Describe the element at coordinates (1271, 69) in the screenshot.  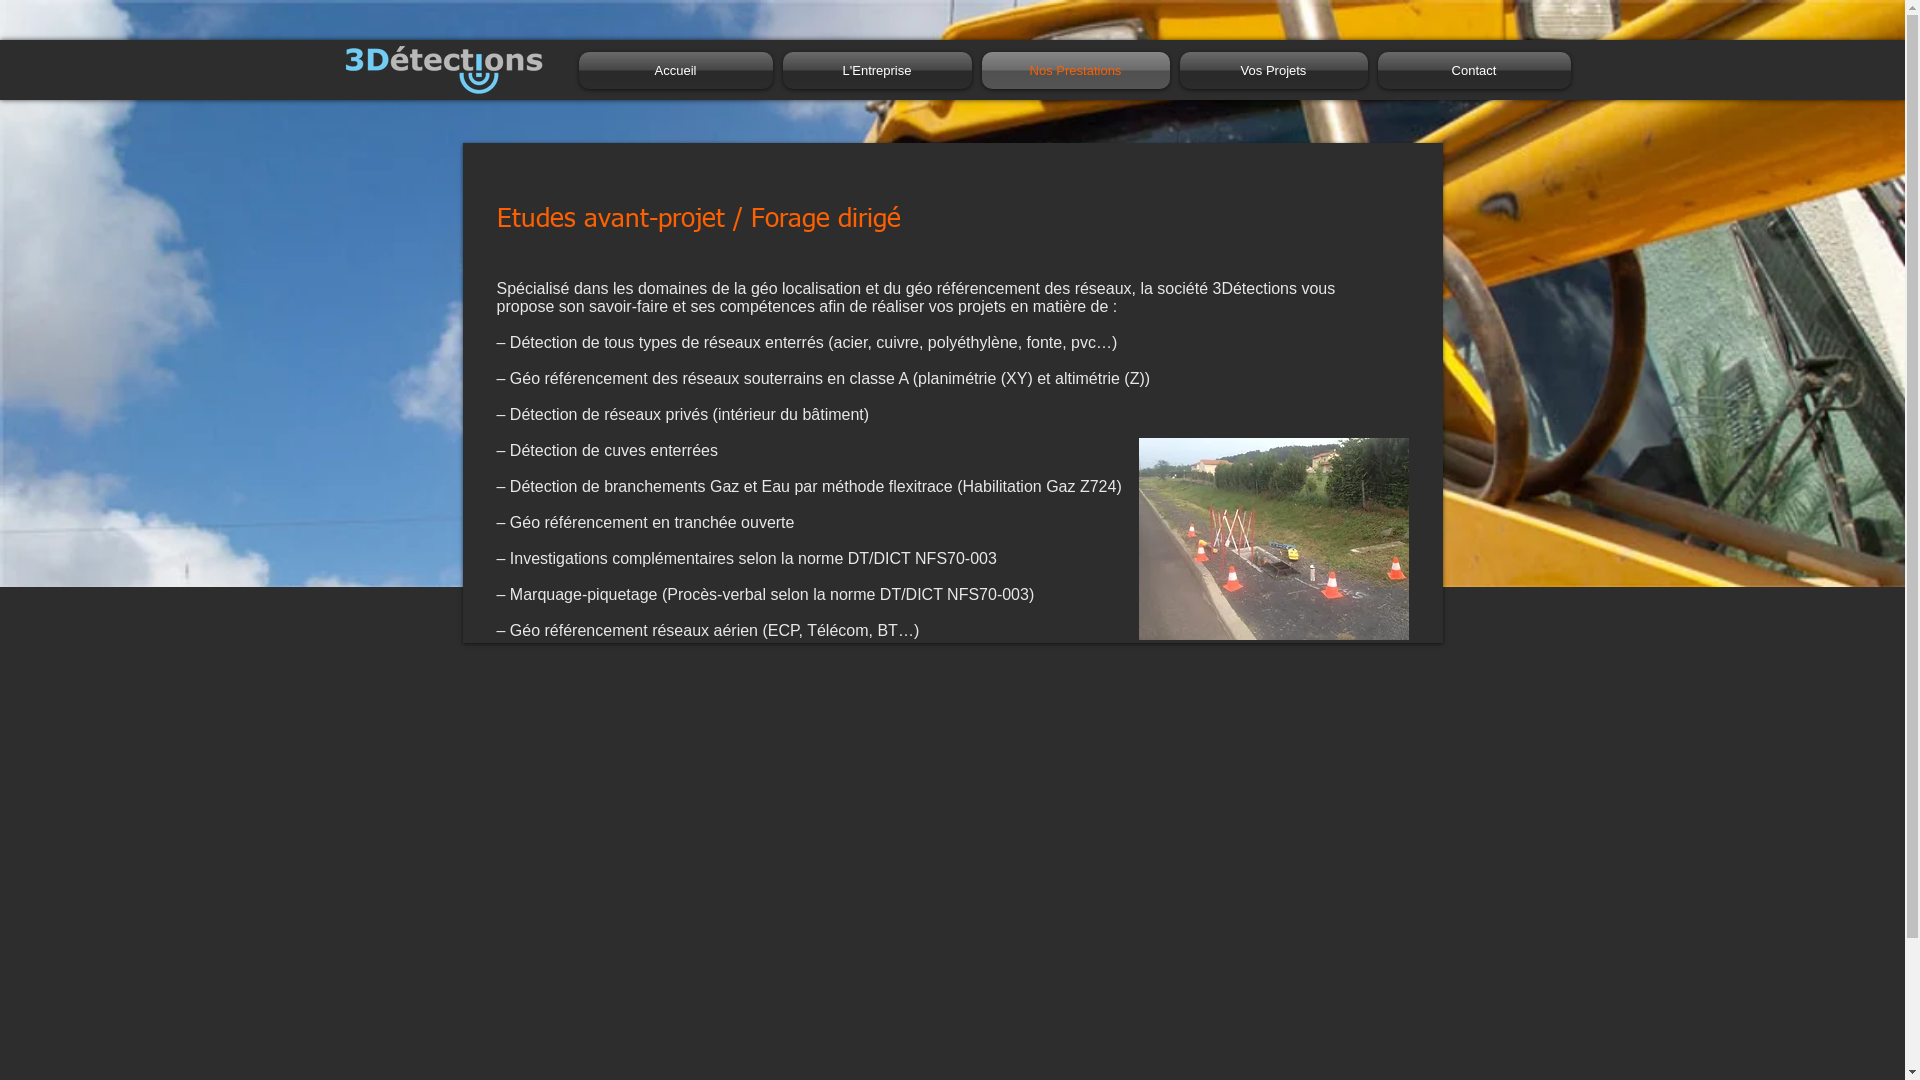
I see `'Vos Projets'` at that location.